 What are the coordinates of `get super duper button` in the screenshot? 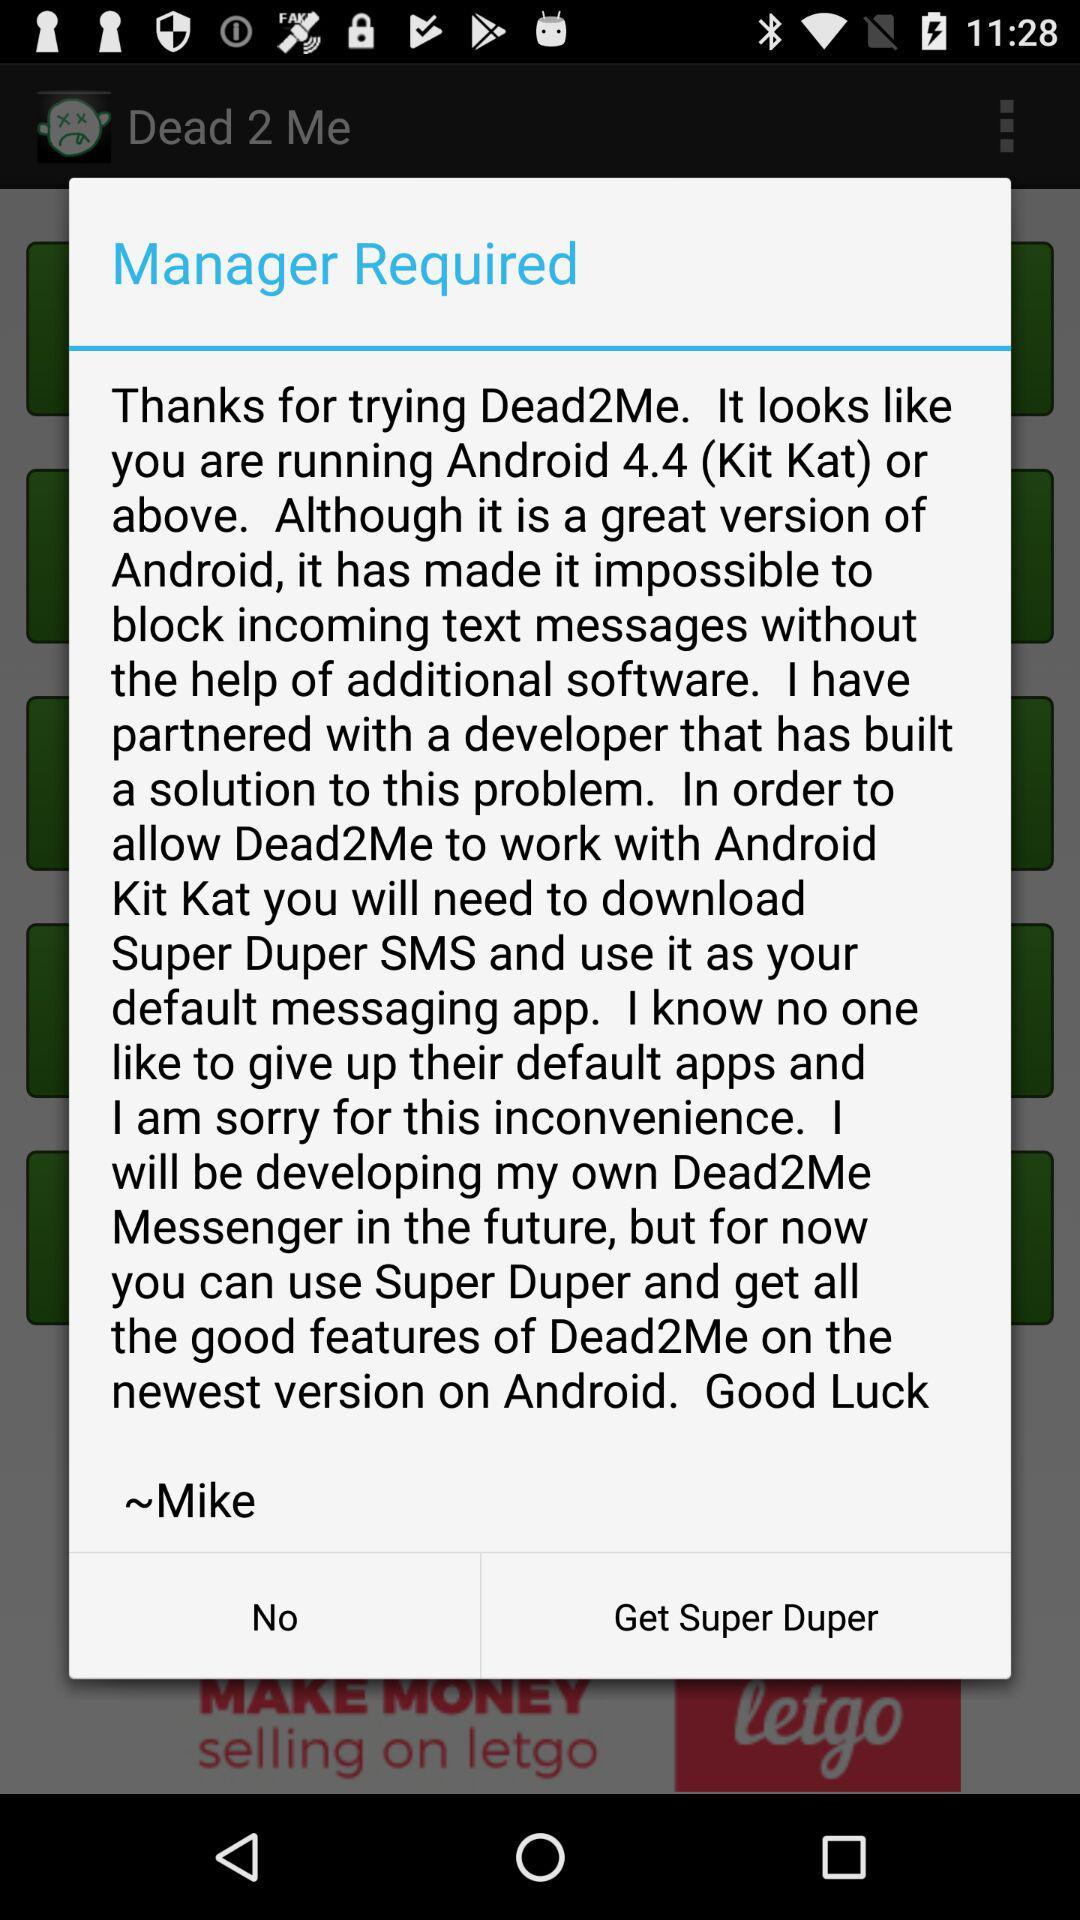 It's located at (746, 1616).